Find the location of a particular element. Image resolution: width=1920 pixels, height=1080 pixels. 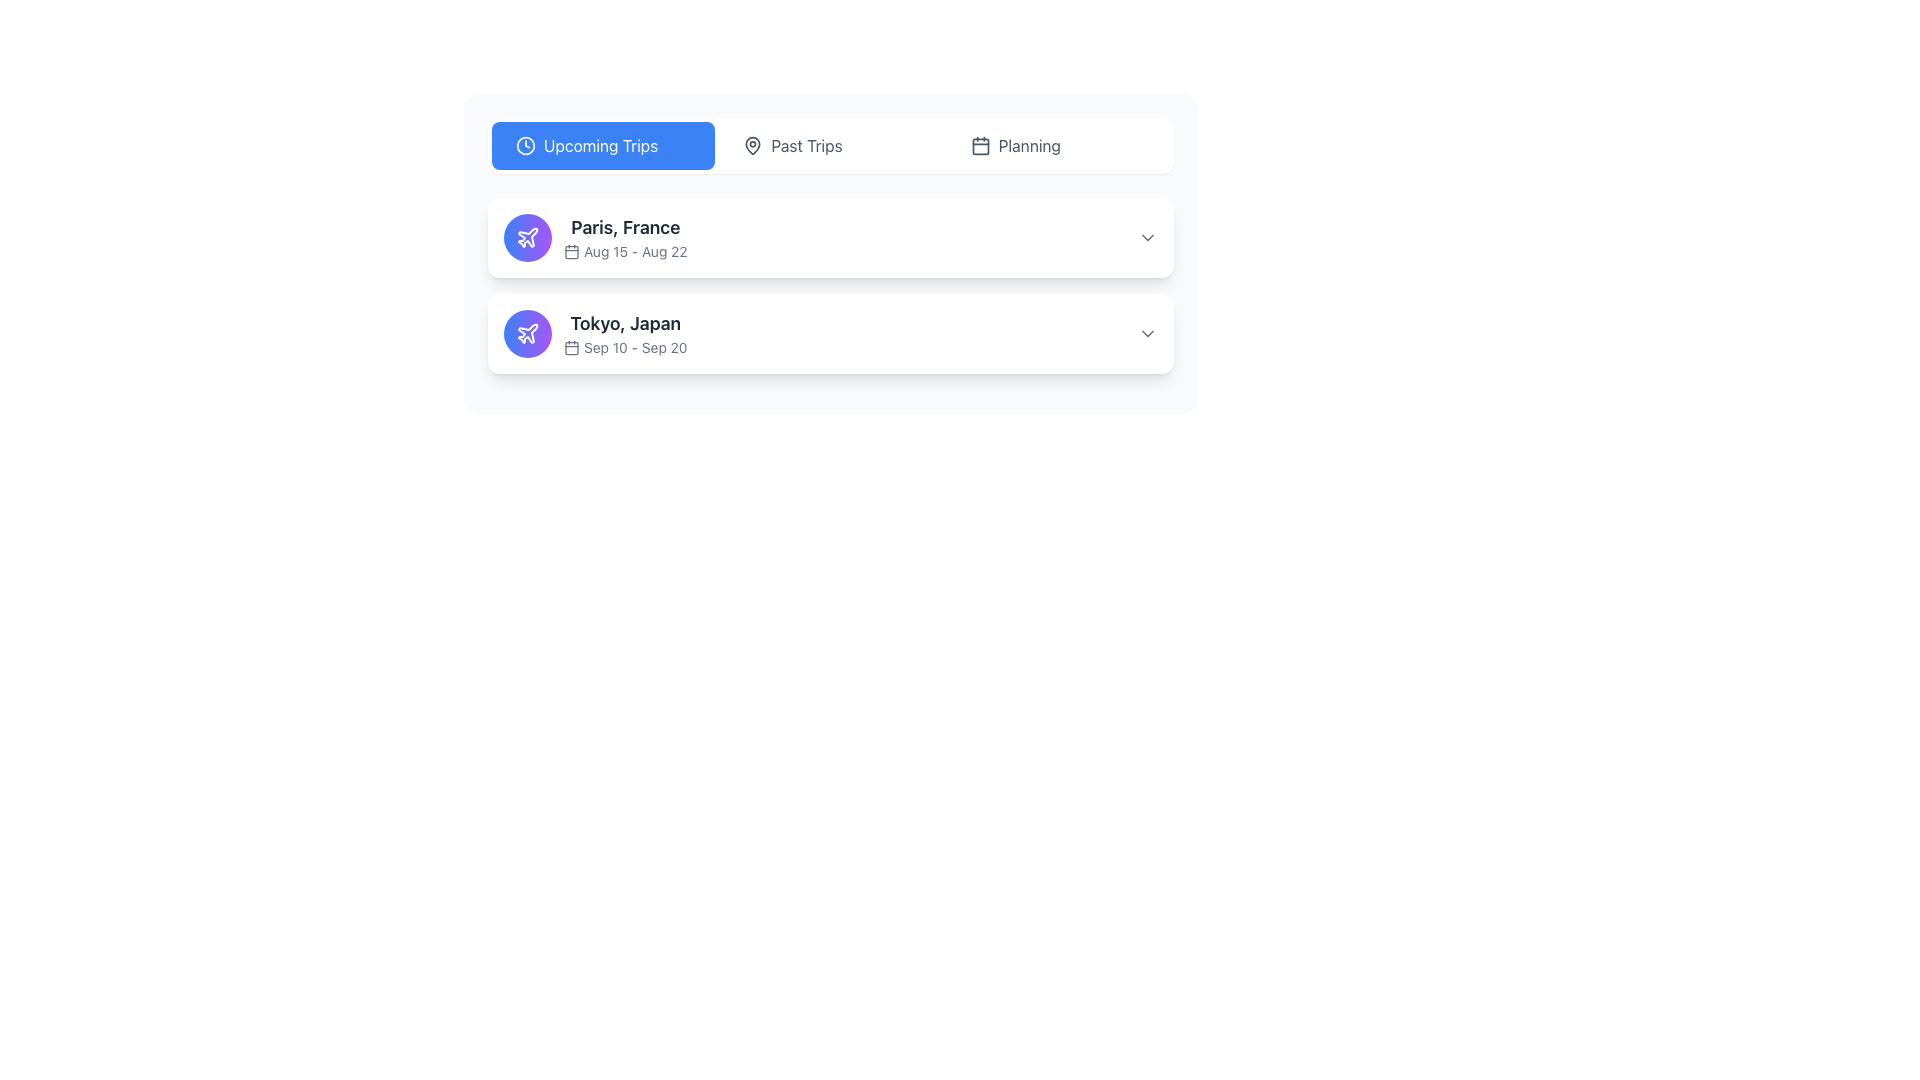

the filled rectangle component of the calendar icon, which serves a decorative purpose and is positioned near the center of the section listing trips is located at coordinates (570, 250).